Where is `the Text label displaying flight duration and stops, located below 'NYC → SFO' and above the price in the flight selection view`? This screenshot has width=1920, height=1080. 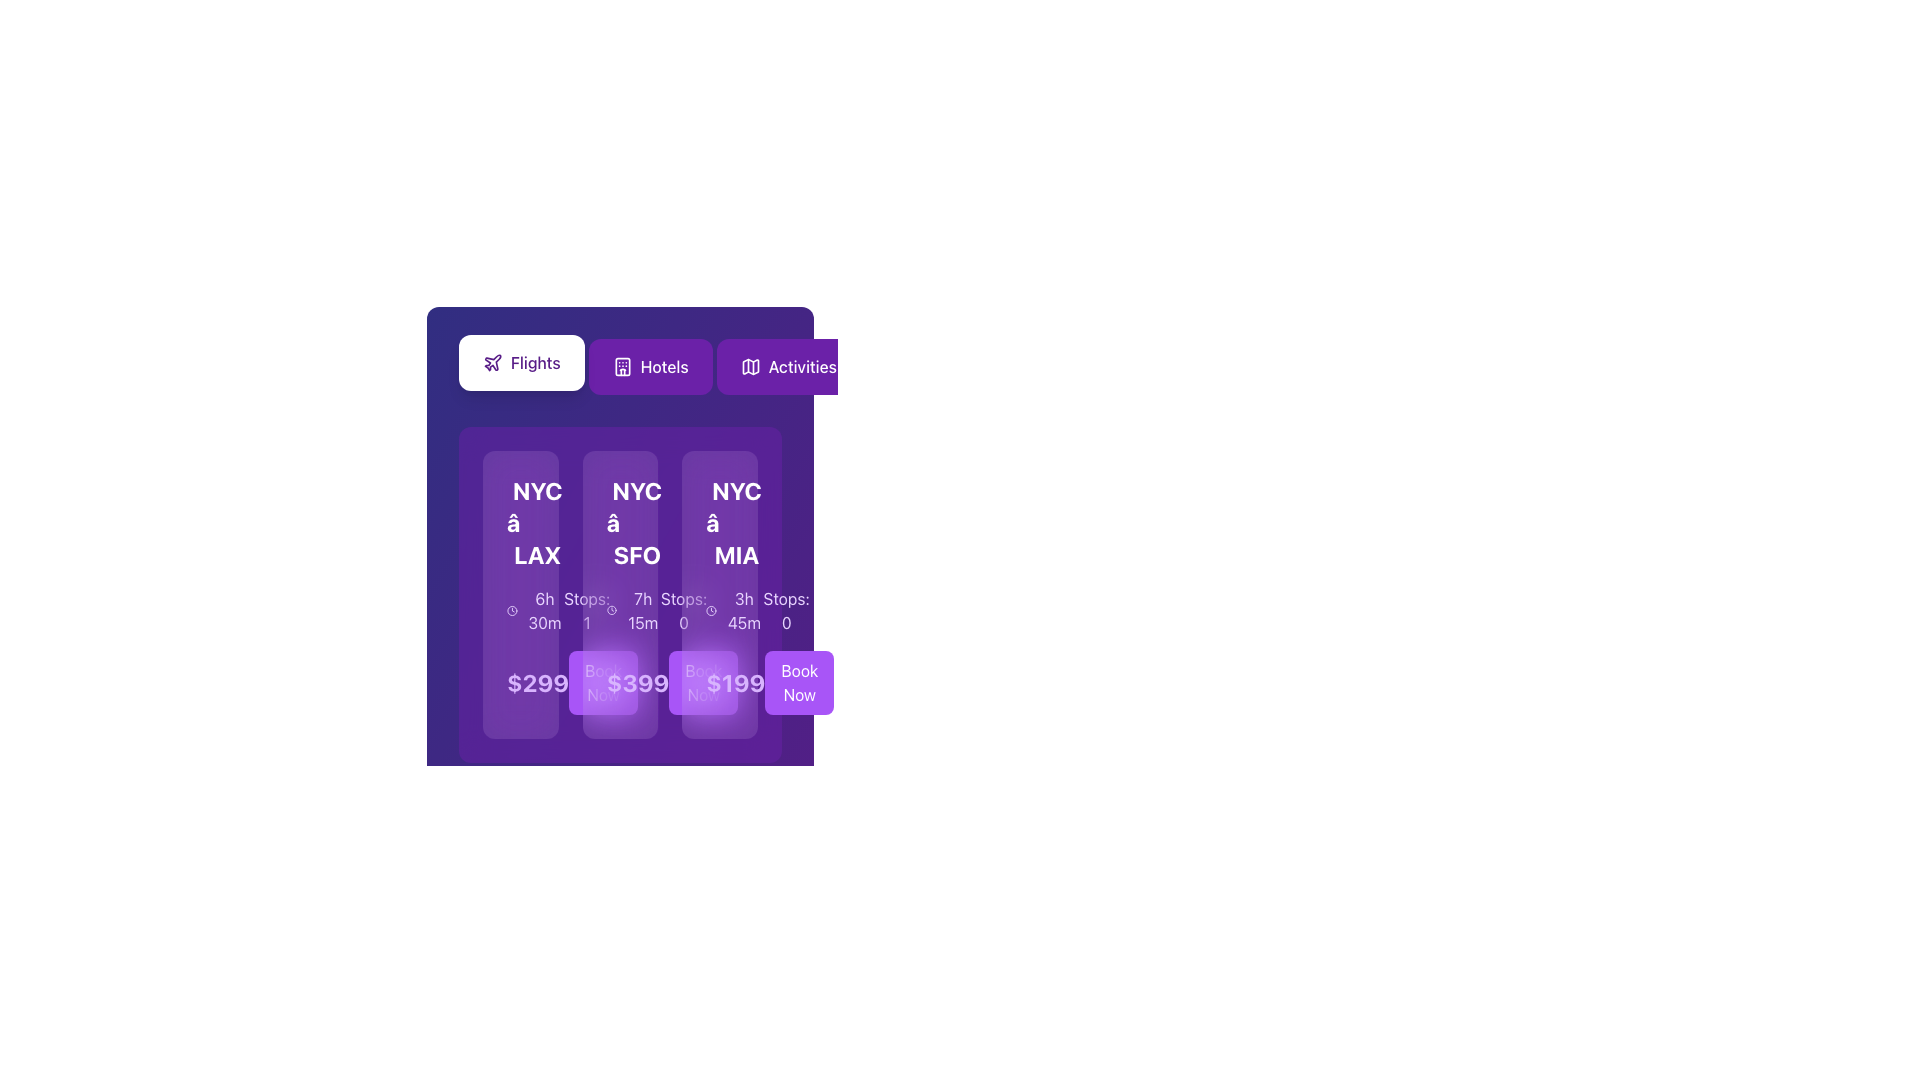
the Text label displaying flight duration and stops, located below 'NYC → SFO' and above the price in the flight selection view is located at coordinates (619, 609).